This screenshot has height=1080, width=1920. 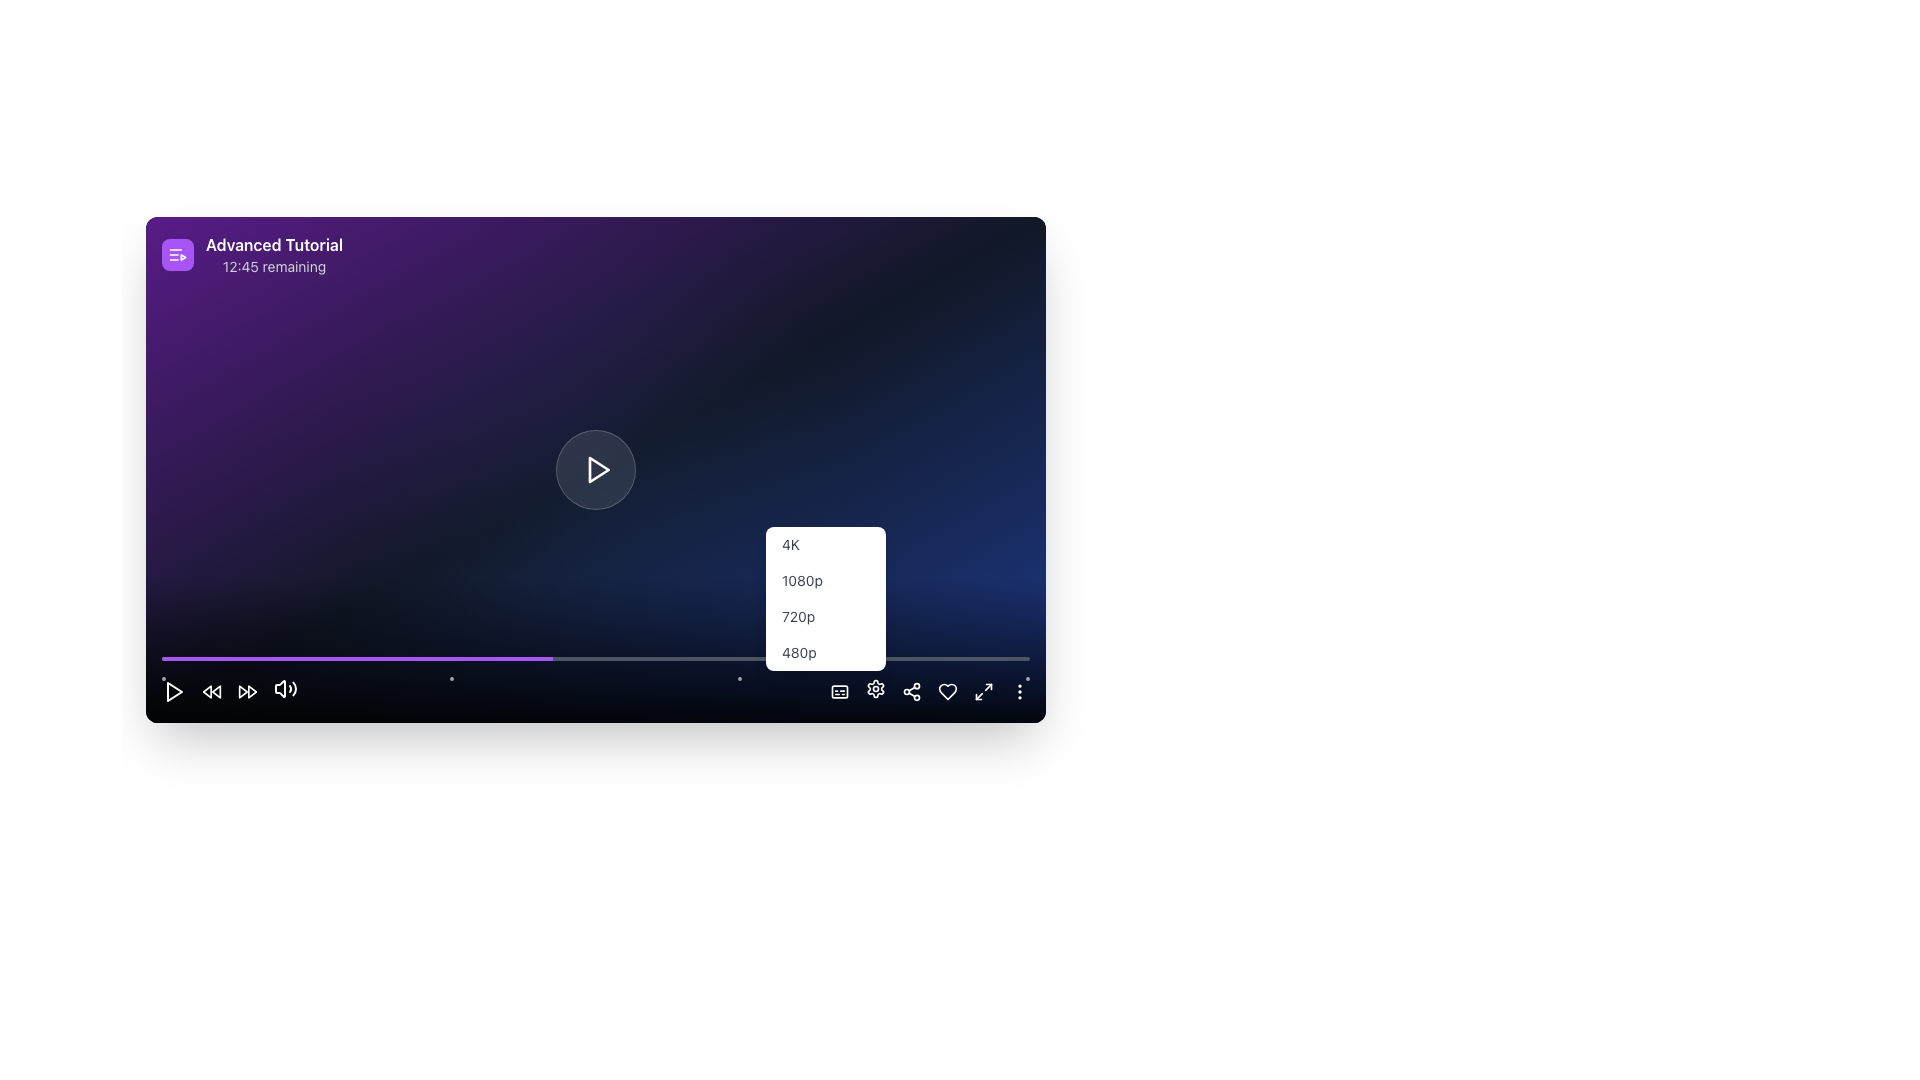 What do you see at coordinates (875, 688) in the screenshot?
I see `the cogwheel-shaped icon in the bottom-right control bar of the media player` at bounding box center [875, 688].